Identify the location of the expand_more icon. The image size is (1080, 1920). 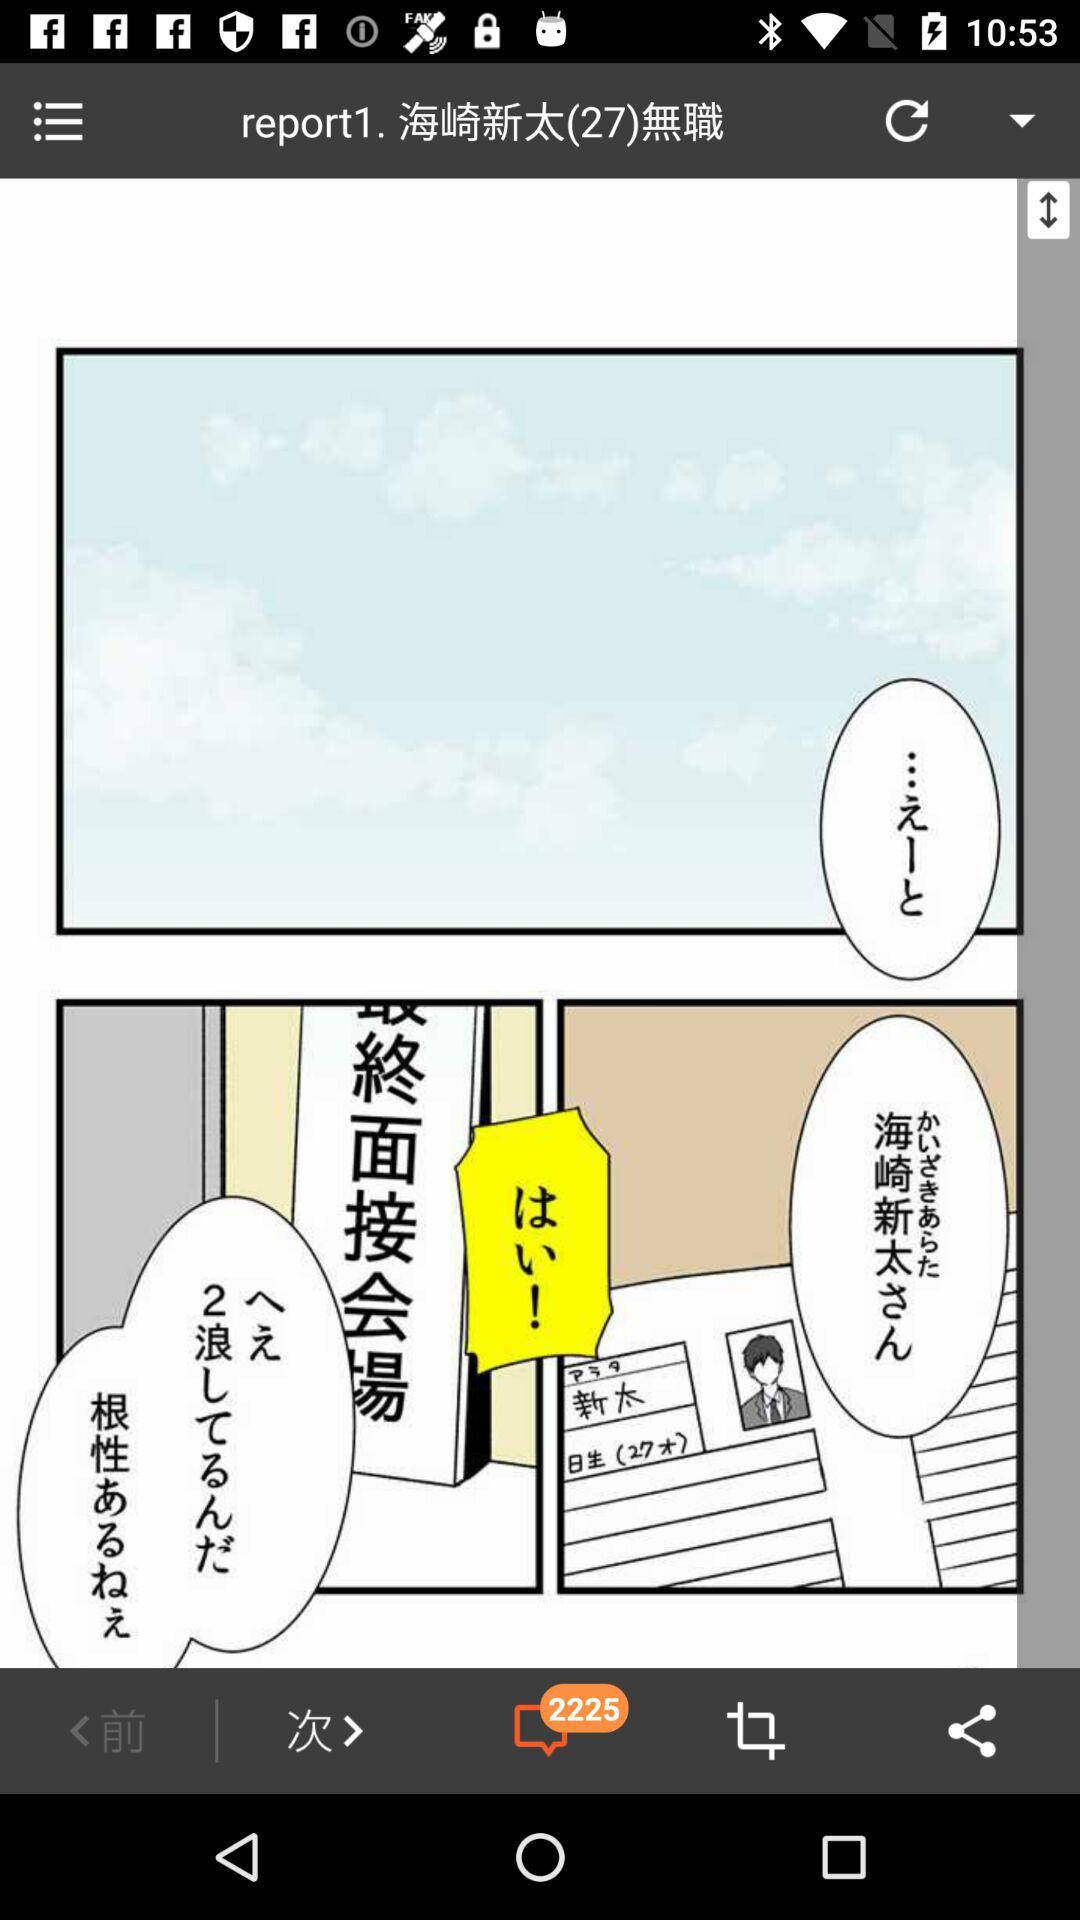
(1022, 119).